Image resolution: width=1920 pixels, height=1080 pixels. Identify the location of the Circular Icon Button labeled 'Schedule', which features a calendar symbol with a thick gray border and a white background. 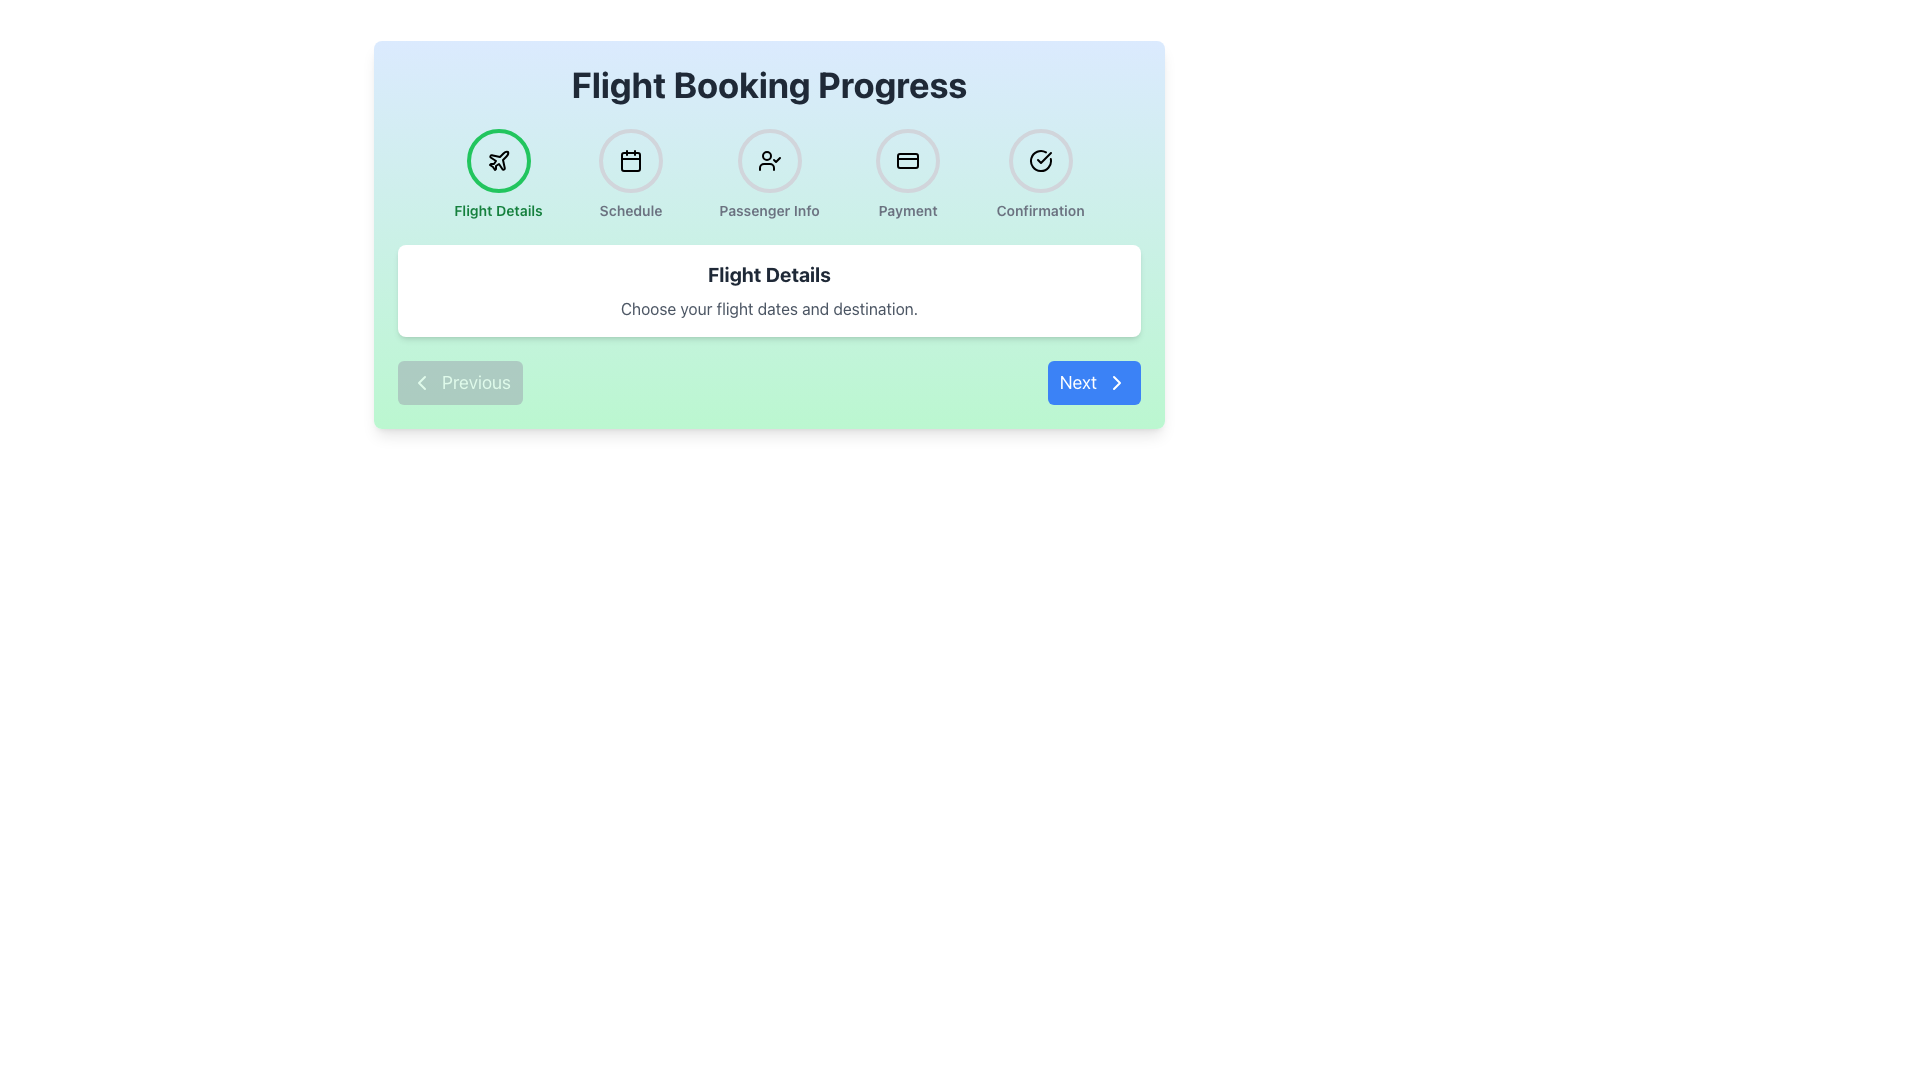
(630, 160).